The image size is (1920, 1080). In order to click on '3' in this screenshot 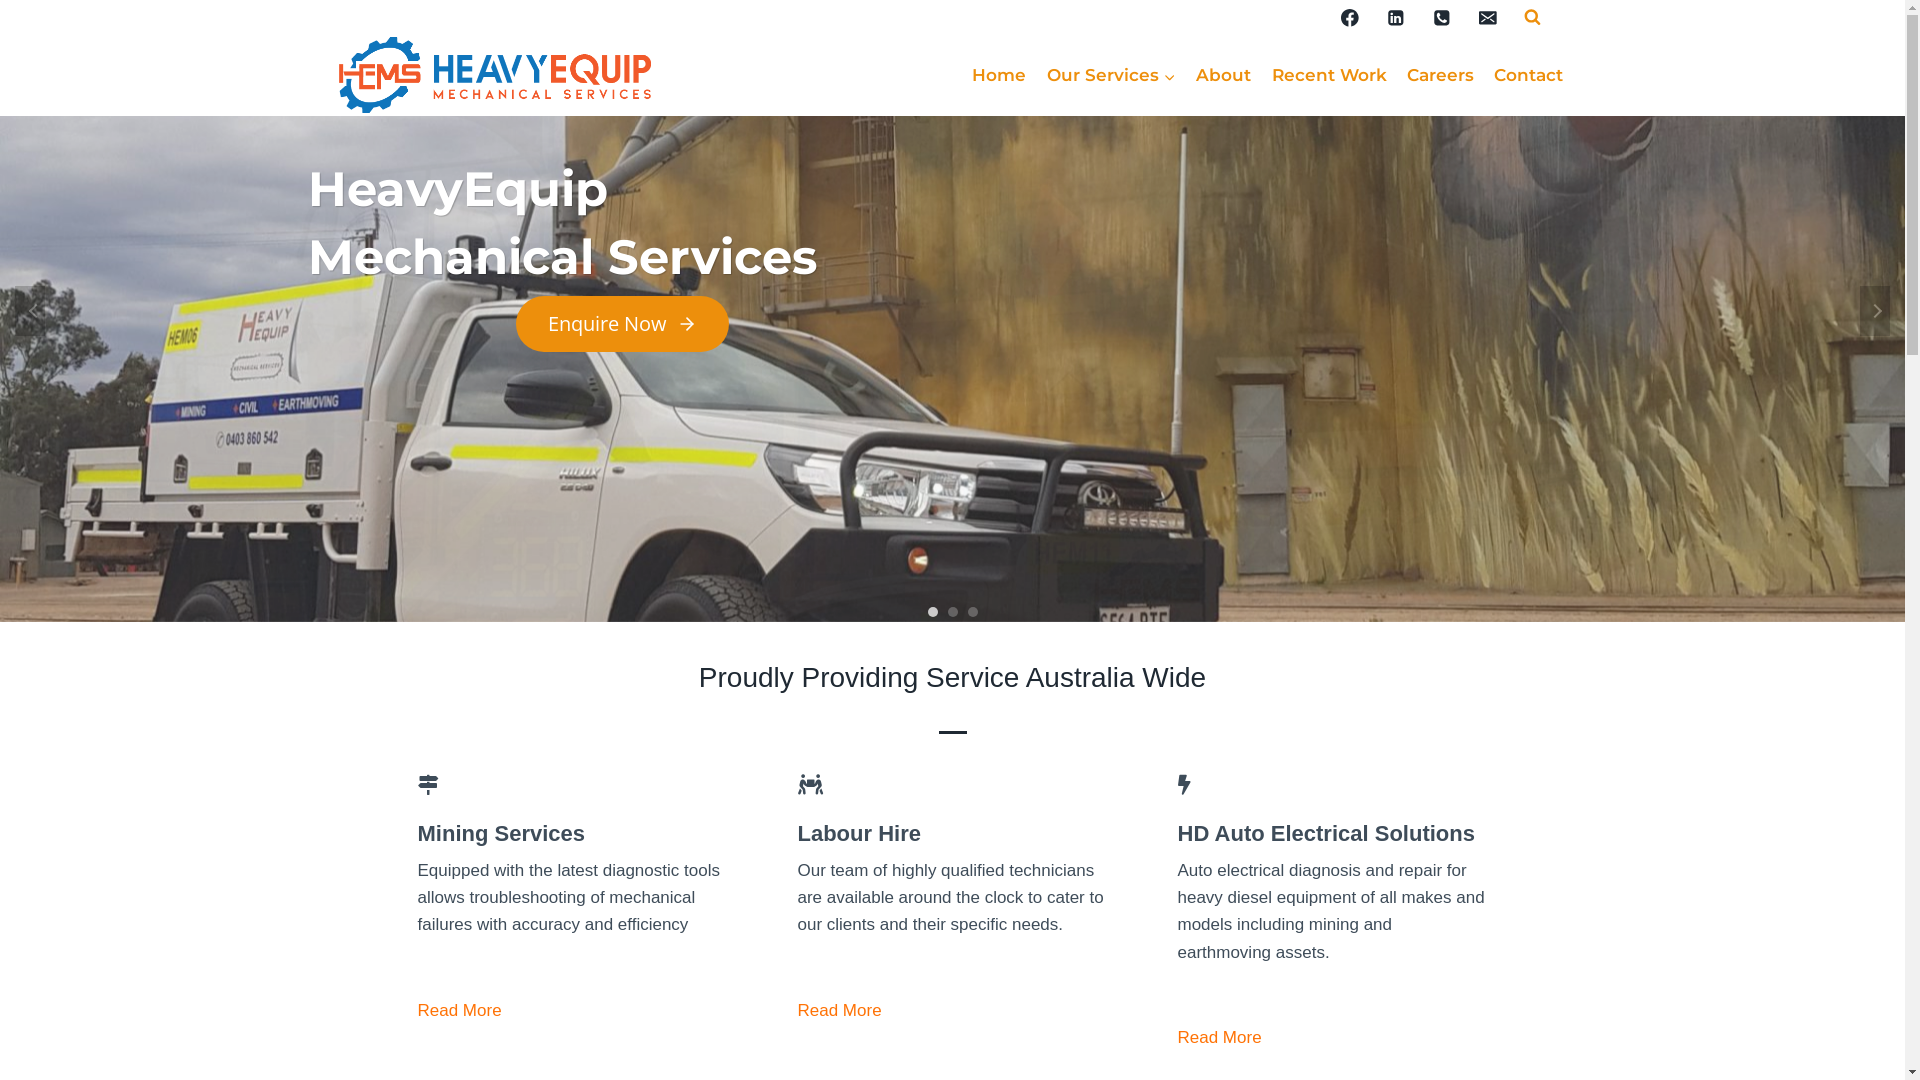, I will do `click(972, 611)`.